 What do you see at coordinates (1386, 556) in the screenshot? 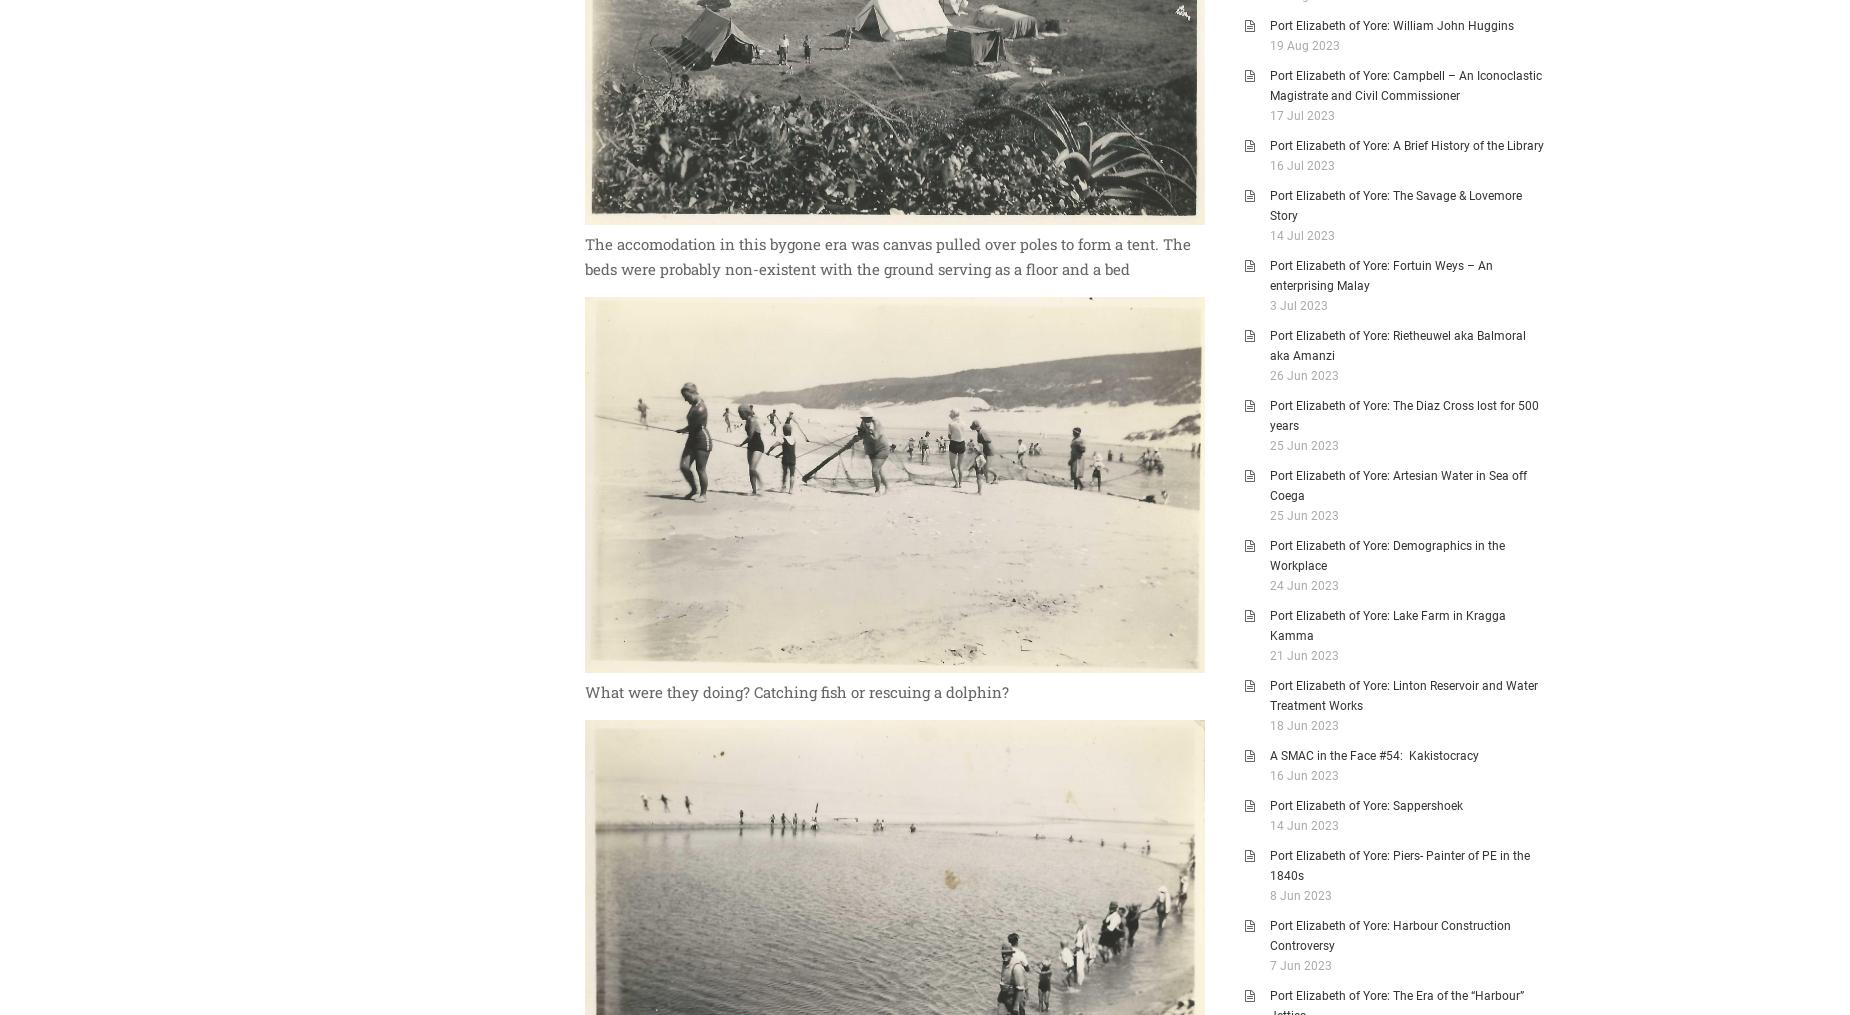
I see `'Port Elizabeth of Yore: Demographics in the Workplace'` at bounding box center [1386, 556].